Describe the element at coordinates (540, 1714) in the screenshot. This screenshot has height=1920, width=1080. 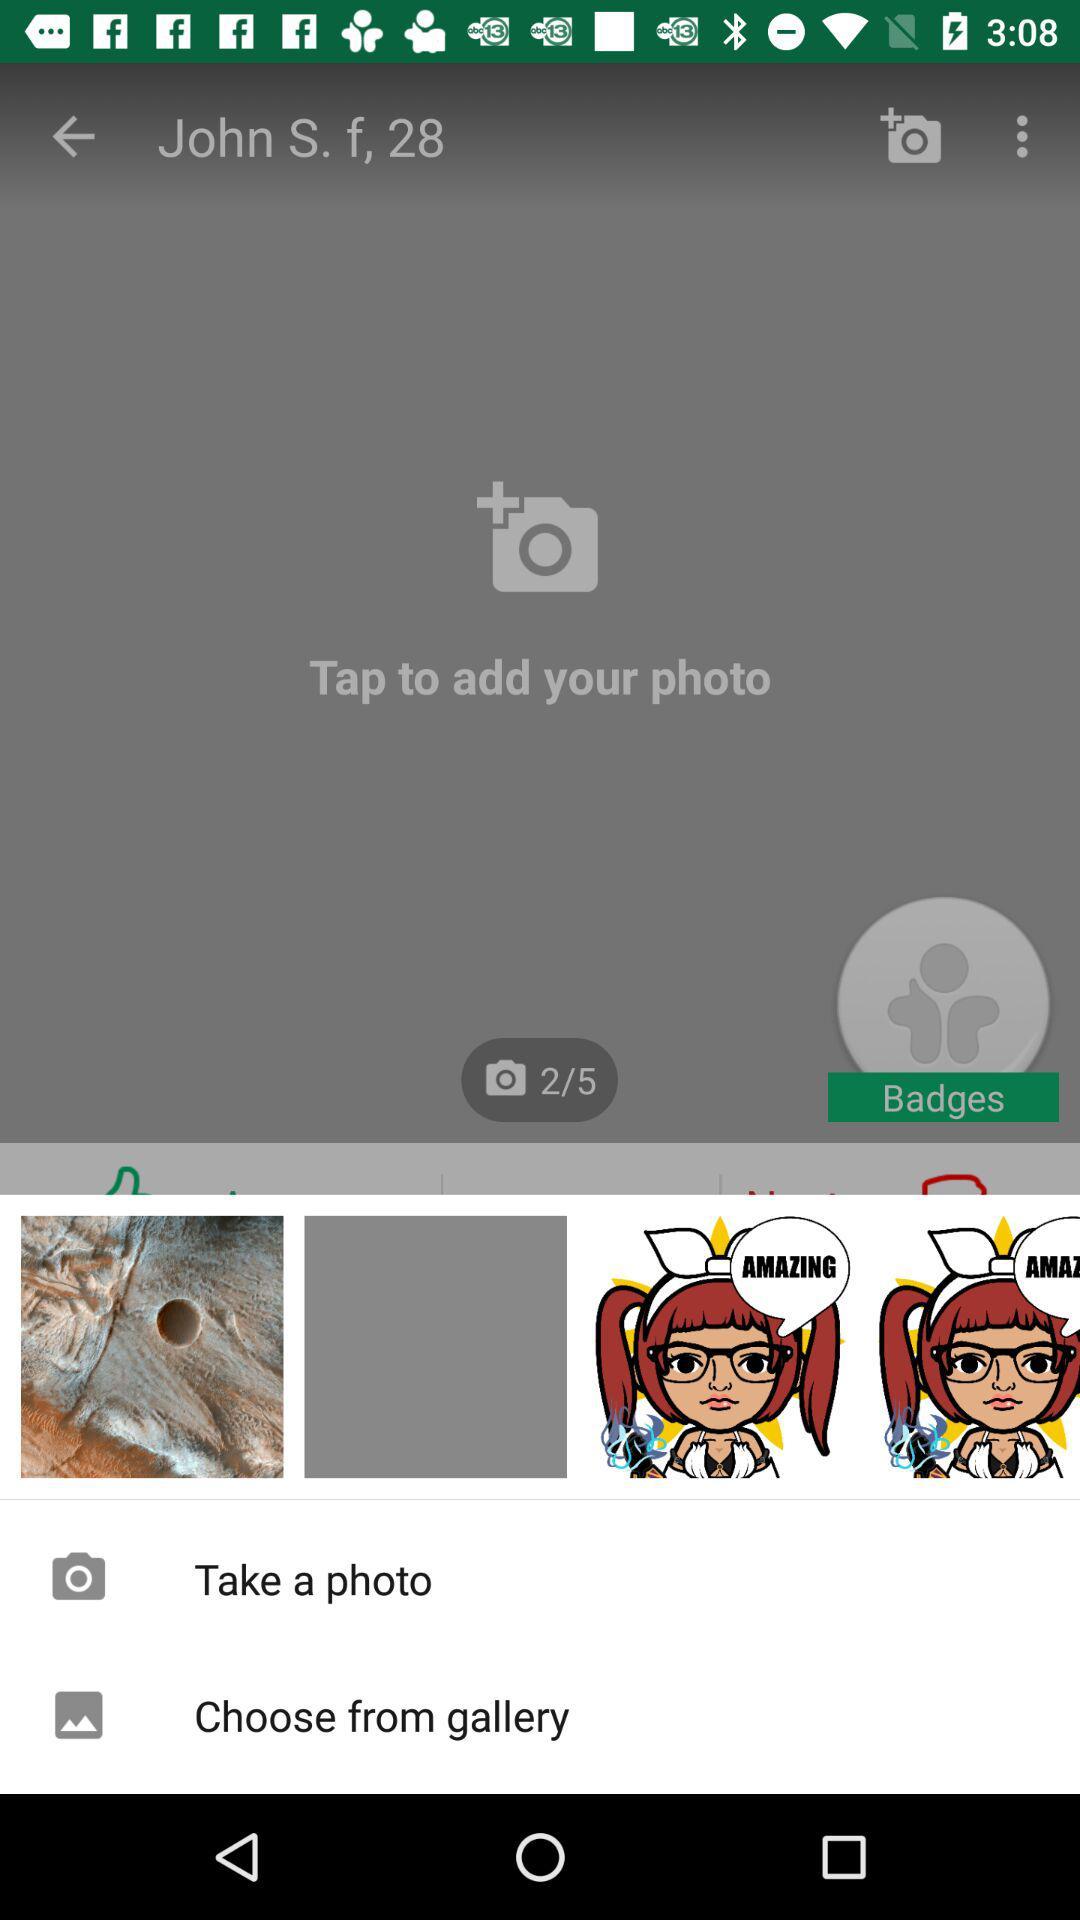
I see `the choose from gallery icon` at that location.